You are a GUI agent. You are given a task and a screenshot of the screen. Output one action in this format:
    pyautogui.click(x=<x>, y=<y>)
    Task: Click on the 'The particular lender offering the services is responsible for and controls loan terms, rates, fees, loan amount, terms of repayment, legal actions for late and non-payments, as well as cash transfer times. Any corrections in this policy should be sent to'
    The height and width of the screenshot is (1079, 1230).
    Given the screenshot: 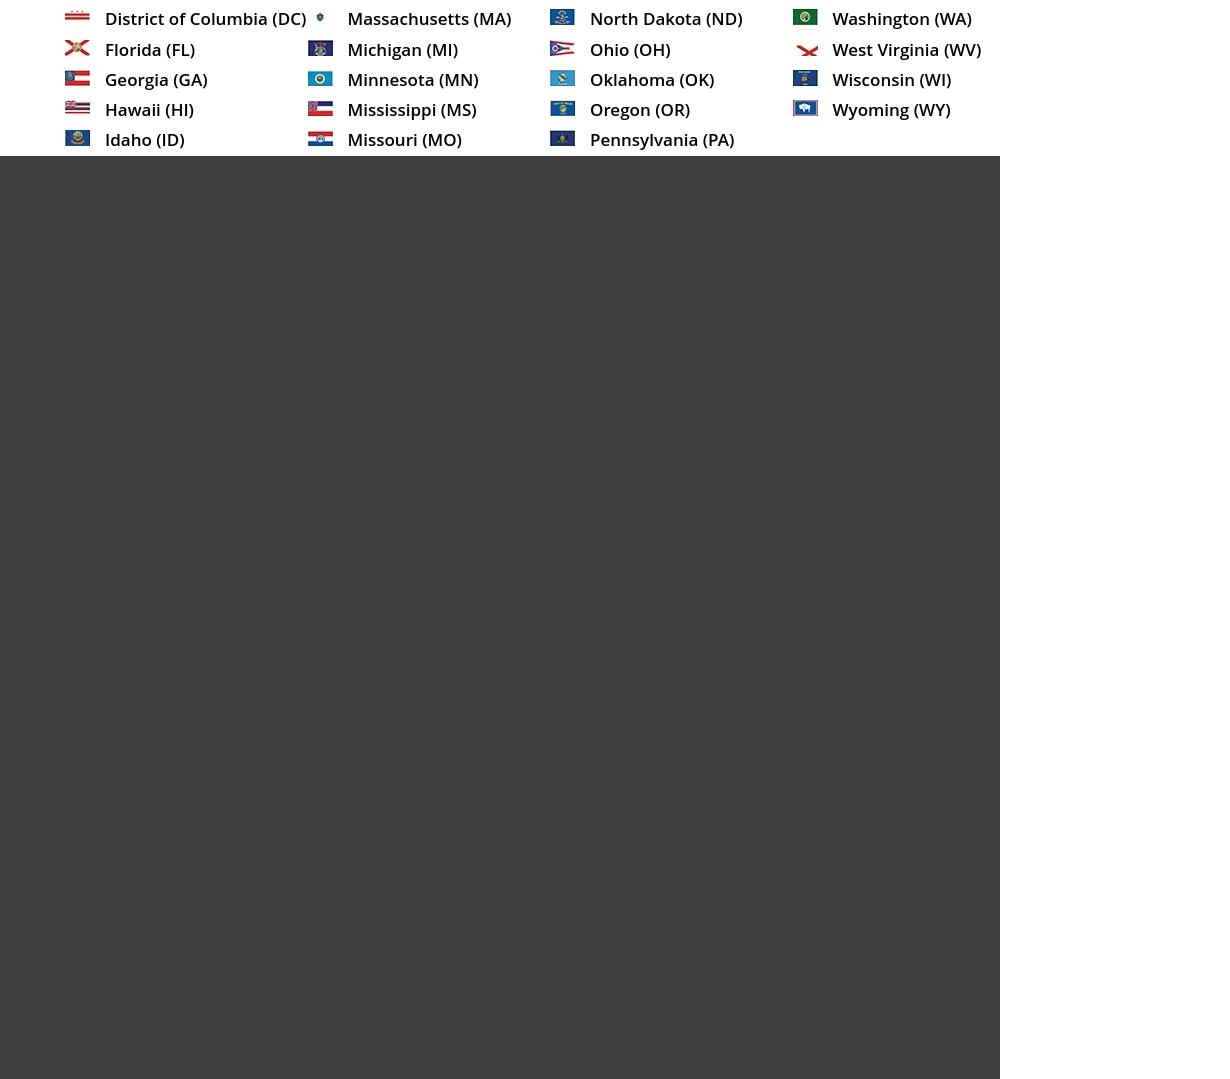 What is the action you would take?
    pyautogui.click(x=53, y=990)
    